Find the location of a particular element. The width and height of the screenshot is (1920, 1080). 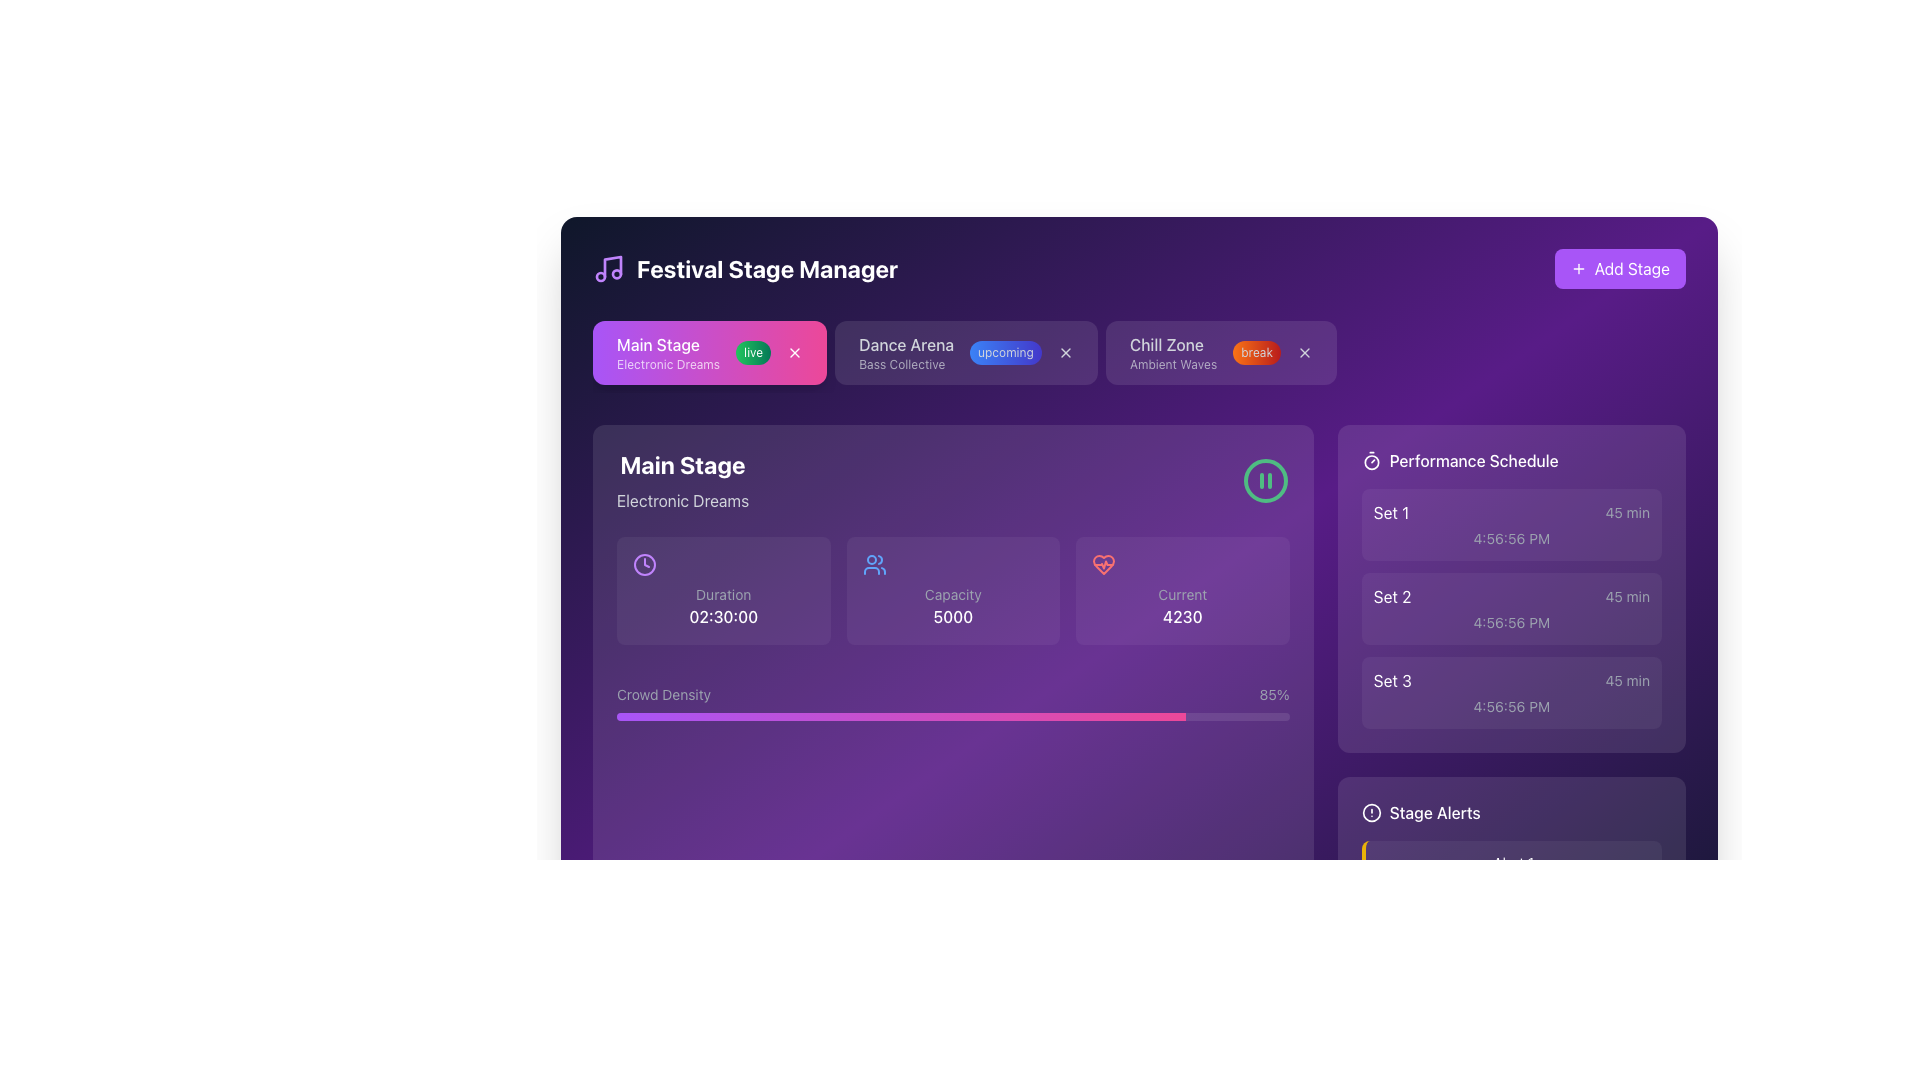

text label displaying 'Dance Arena', which is styled in white color on a dark purple background and is the second label in a horizontal group of stage labels is located at coordinates (905, 343).